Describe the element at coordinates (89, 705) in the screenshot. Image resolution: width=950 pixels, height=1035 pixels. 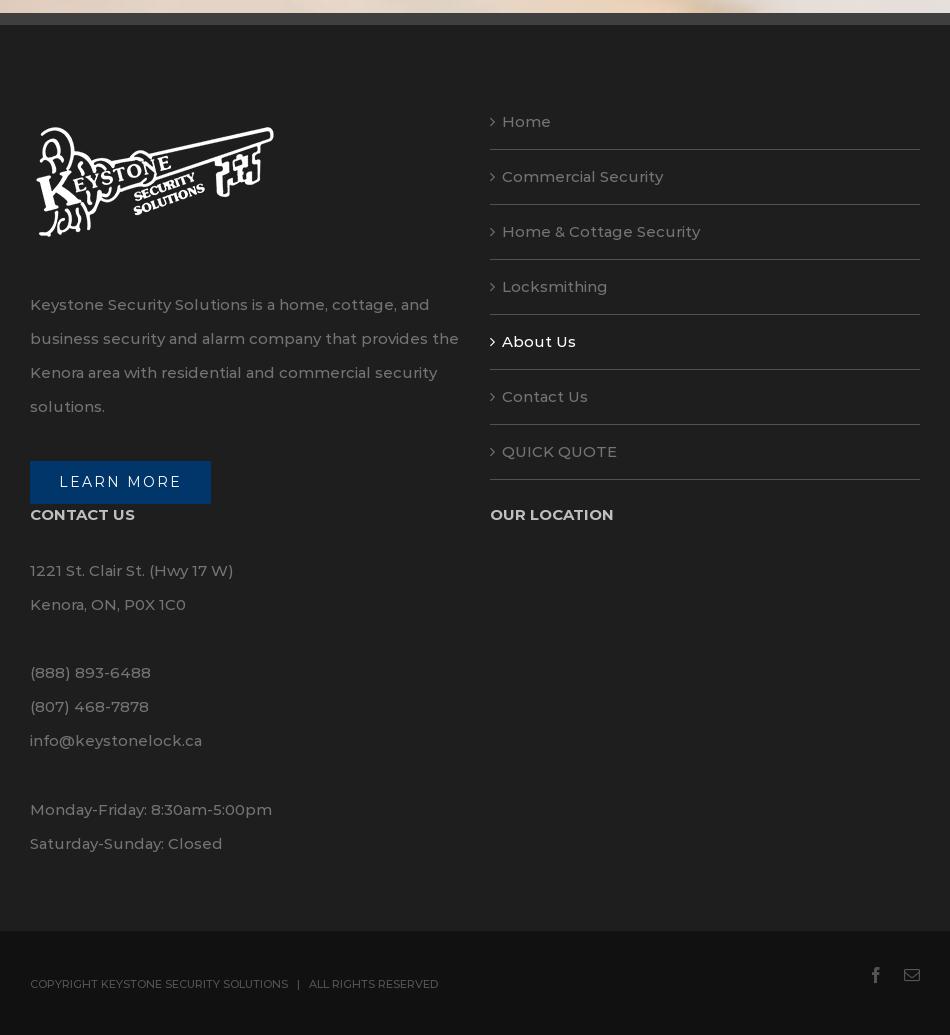
I see `'(807) 468-7878'` at that location.